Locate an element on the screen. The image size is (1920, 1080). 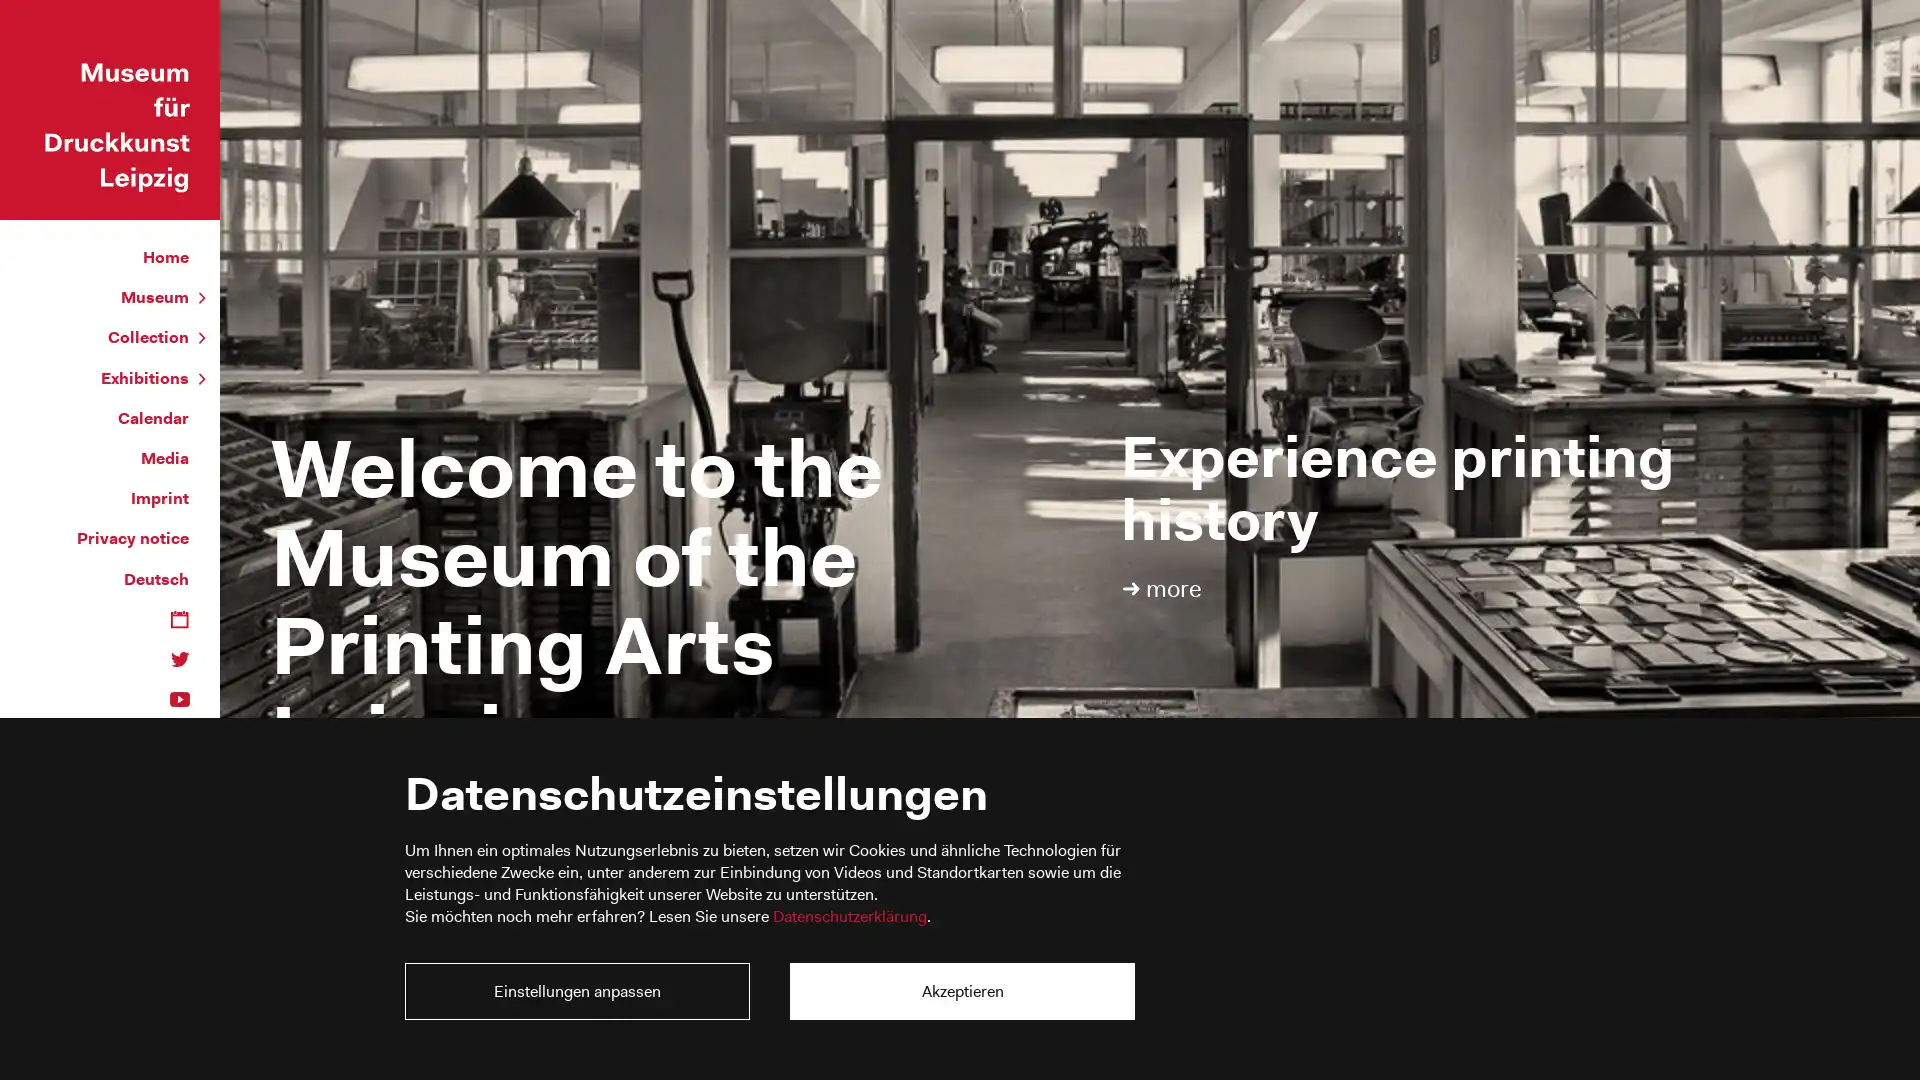
Akzeptieren is located at coordinates (962, 991).